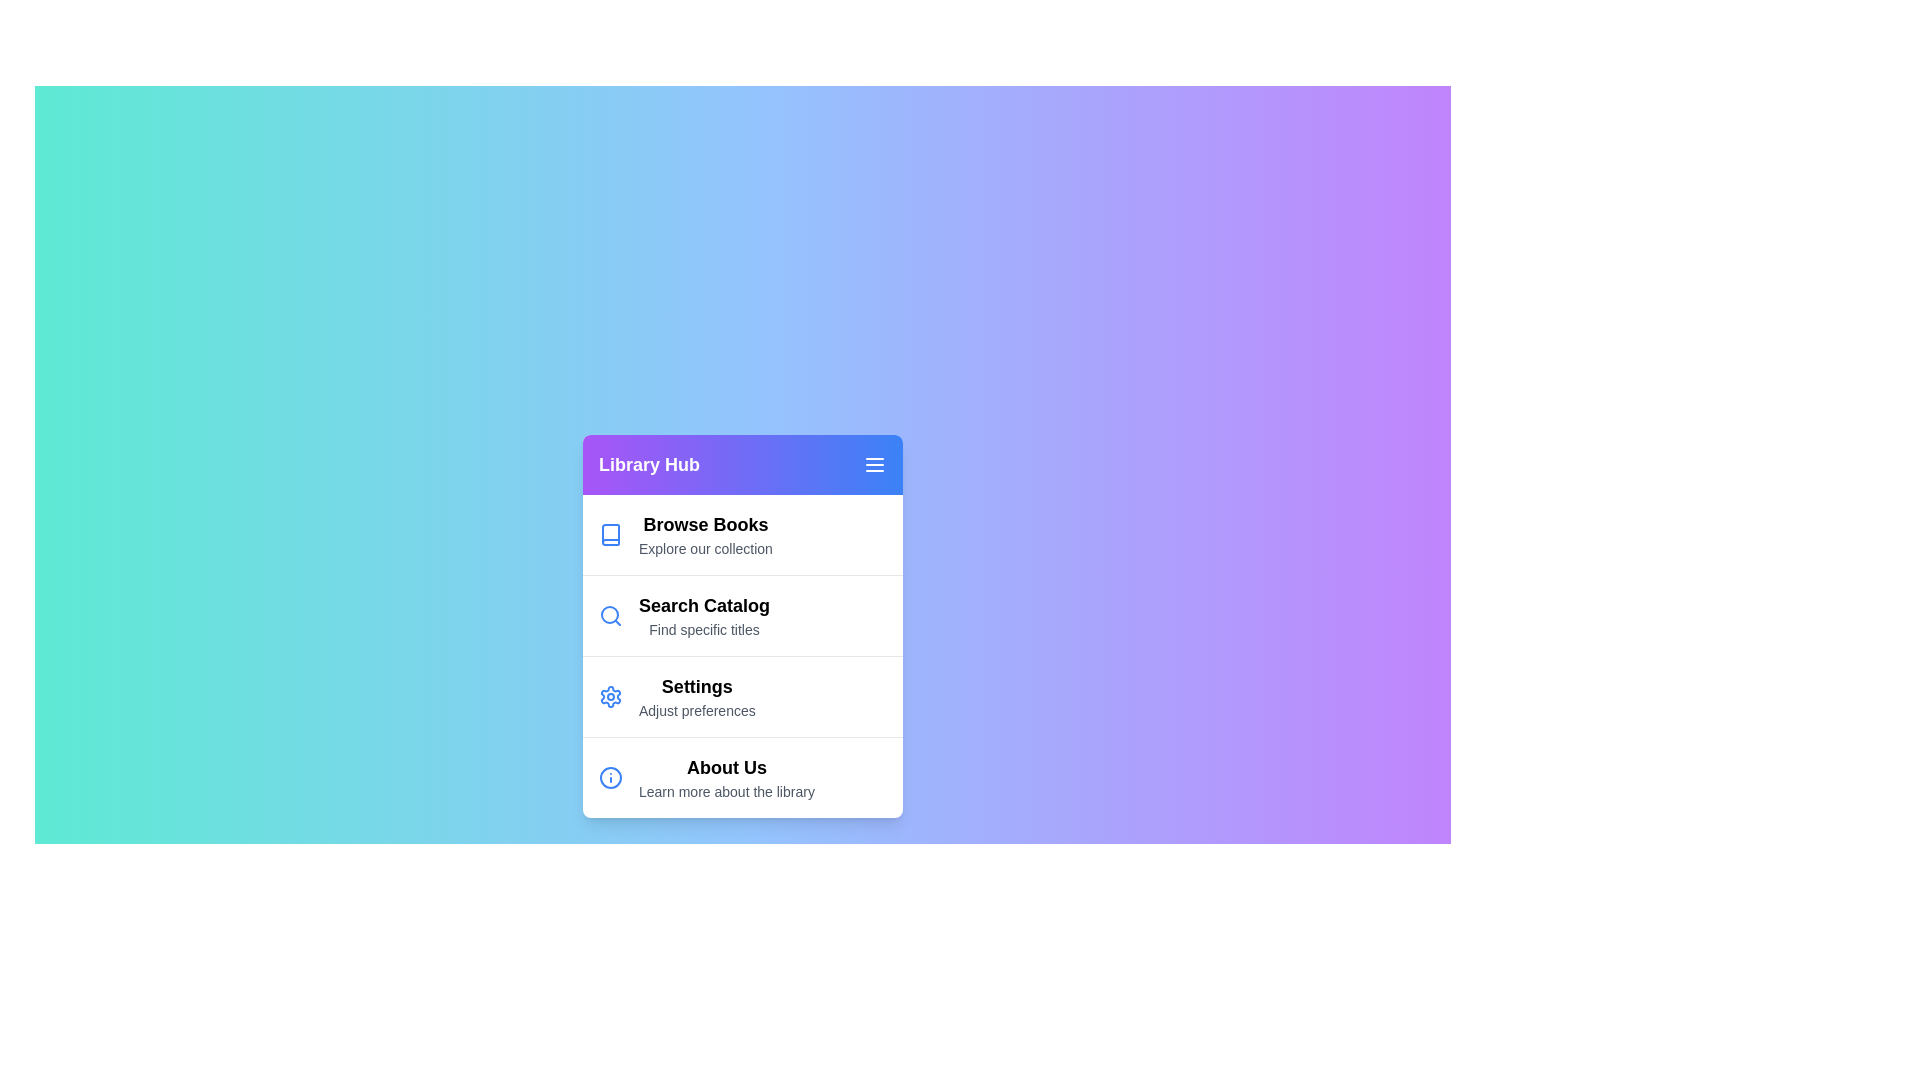  I want to click on the gradient background at its center, so click(742, 624).